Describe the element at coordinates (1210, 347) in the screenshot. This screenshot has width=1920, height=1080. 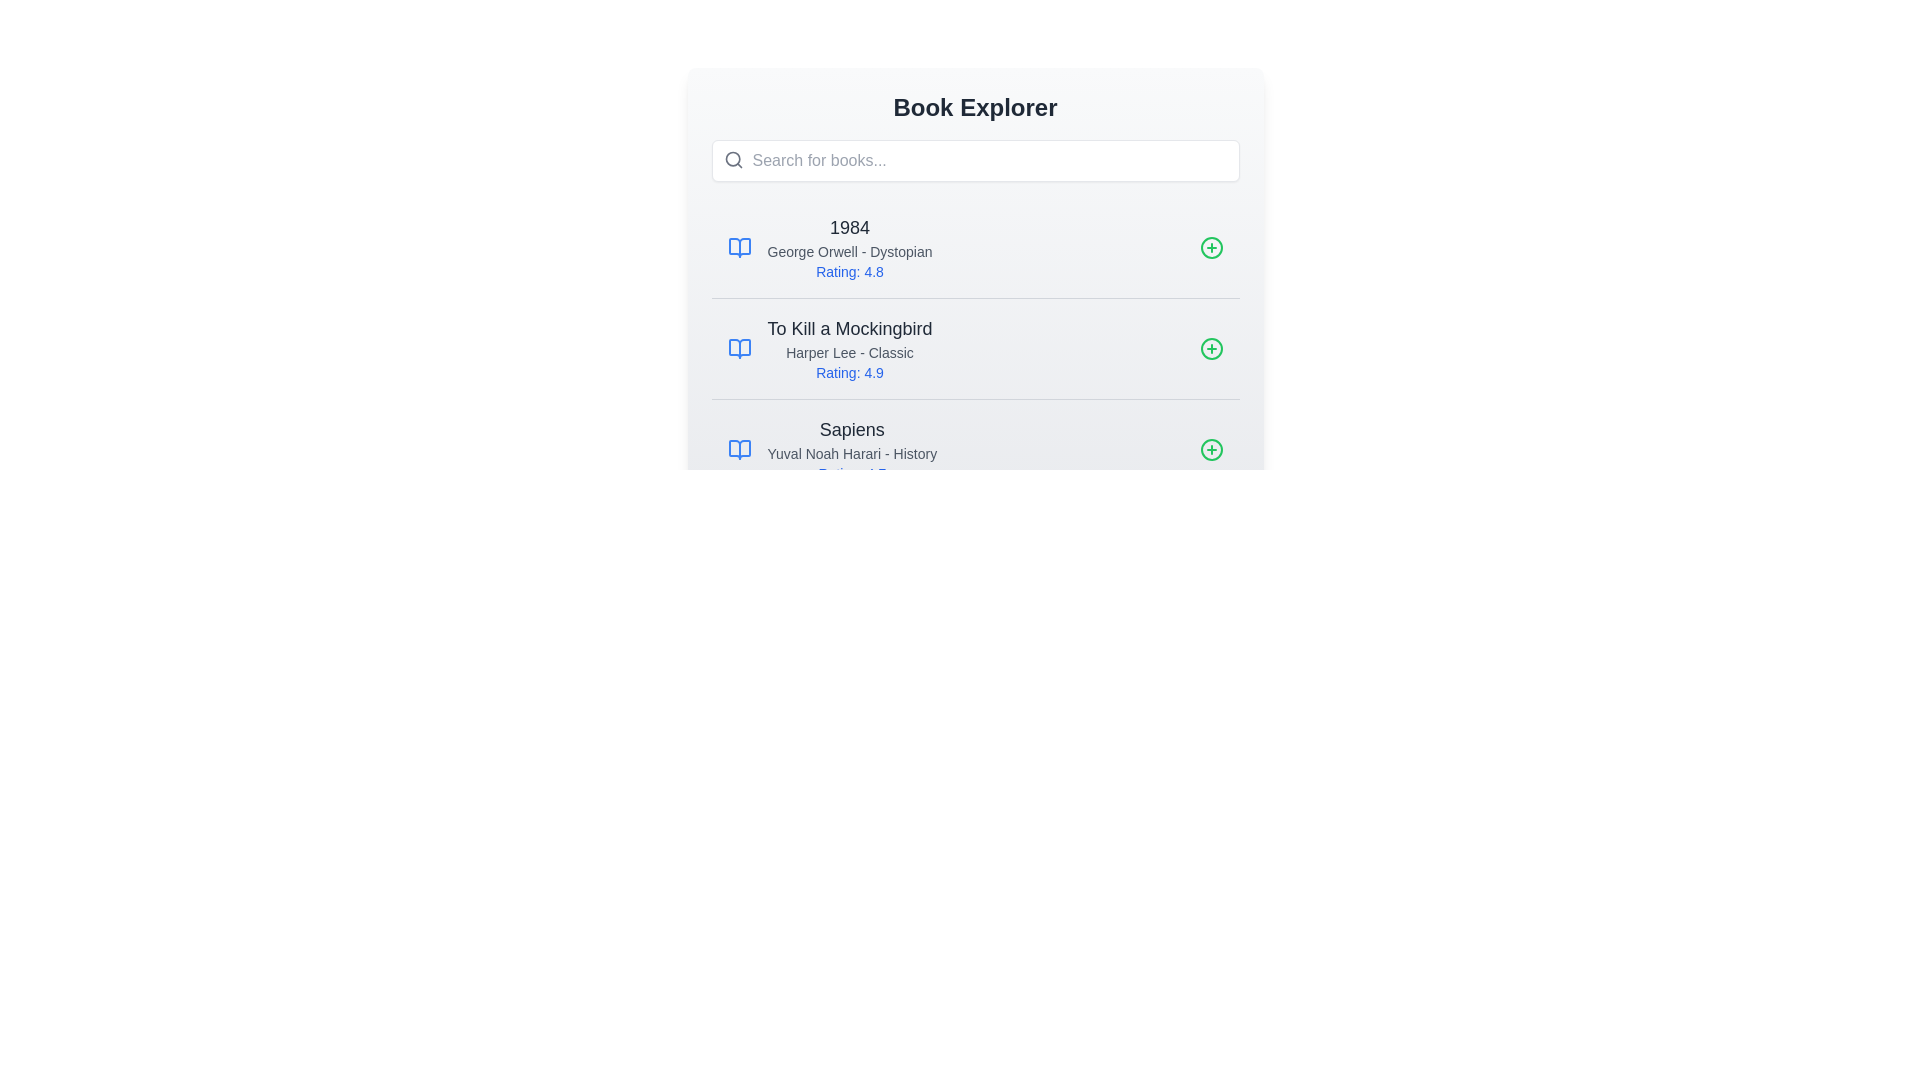
I see `the circular button with a green plus symbol` at that location.